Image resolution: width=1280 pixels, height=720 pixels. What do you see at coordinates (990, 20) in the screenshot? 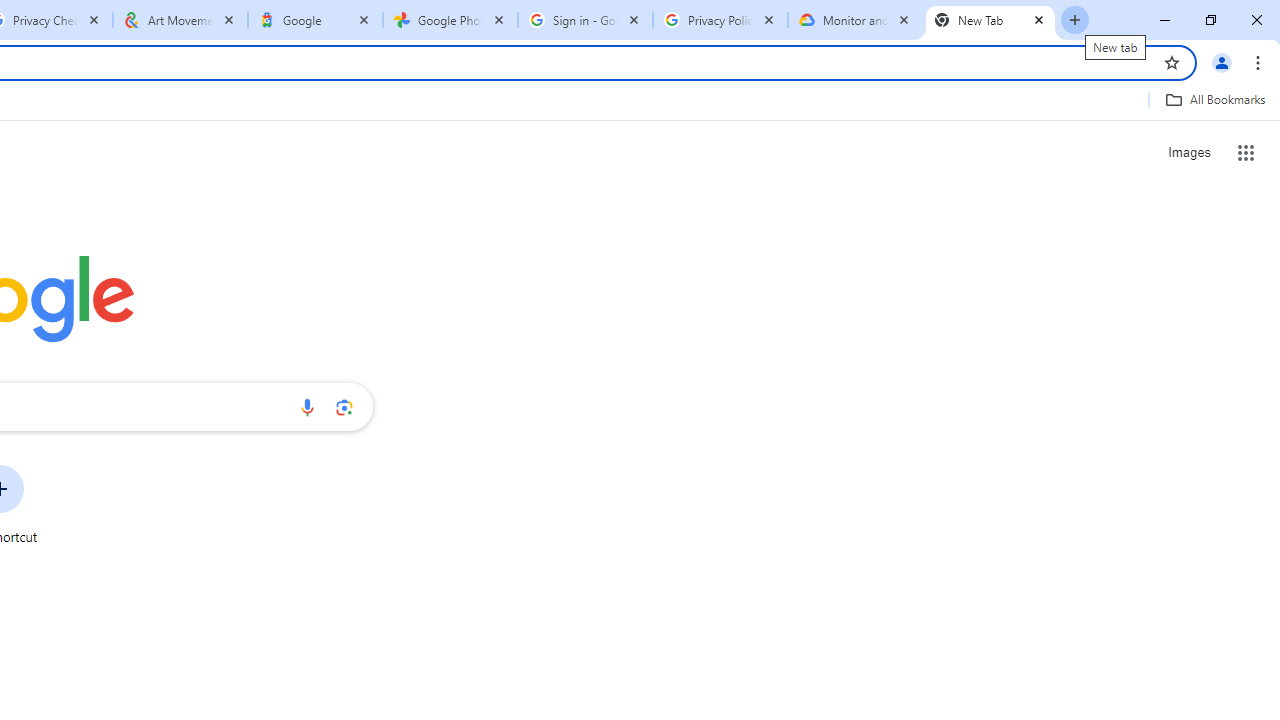
I see `'New Tab'` at bounding box center [990, 20].